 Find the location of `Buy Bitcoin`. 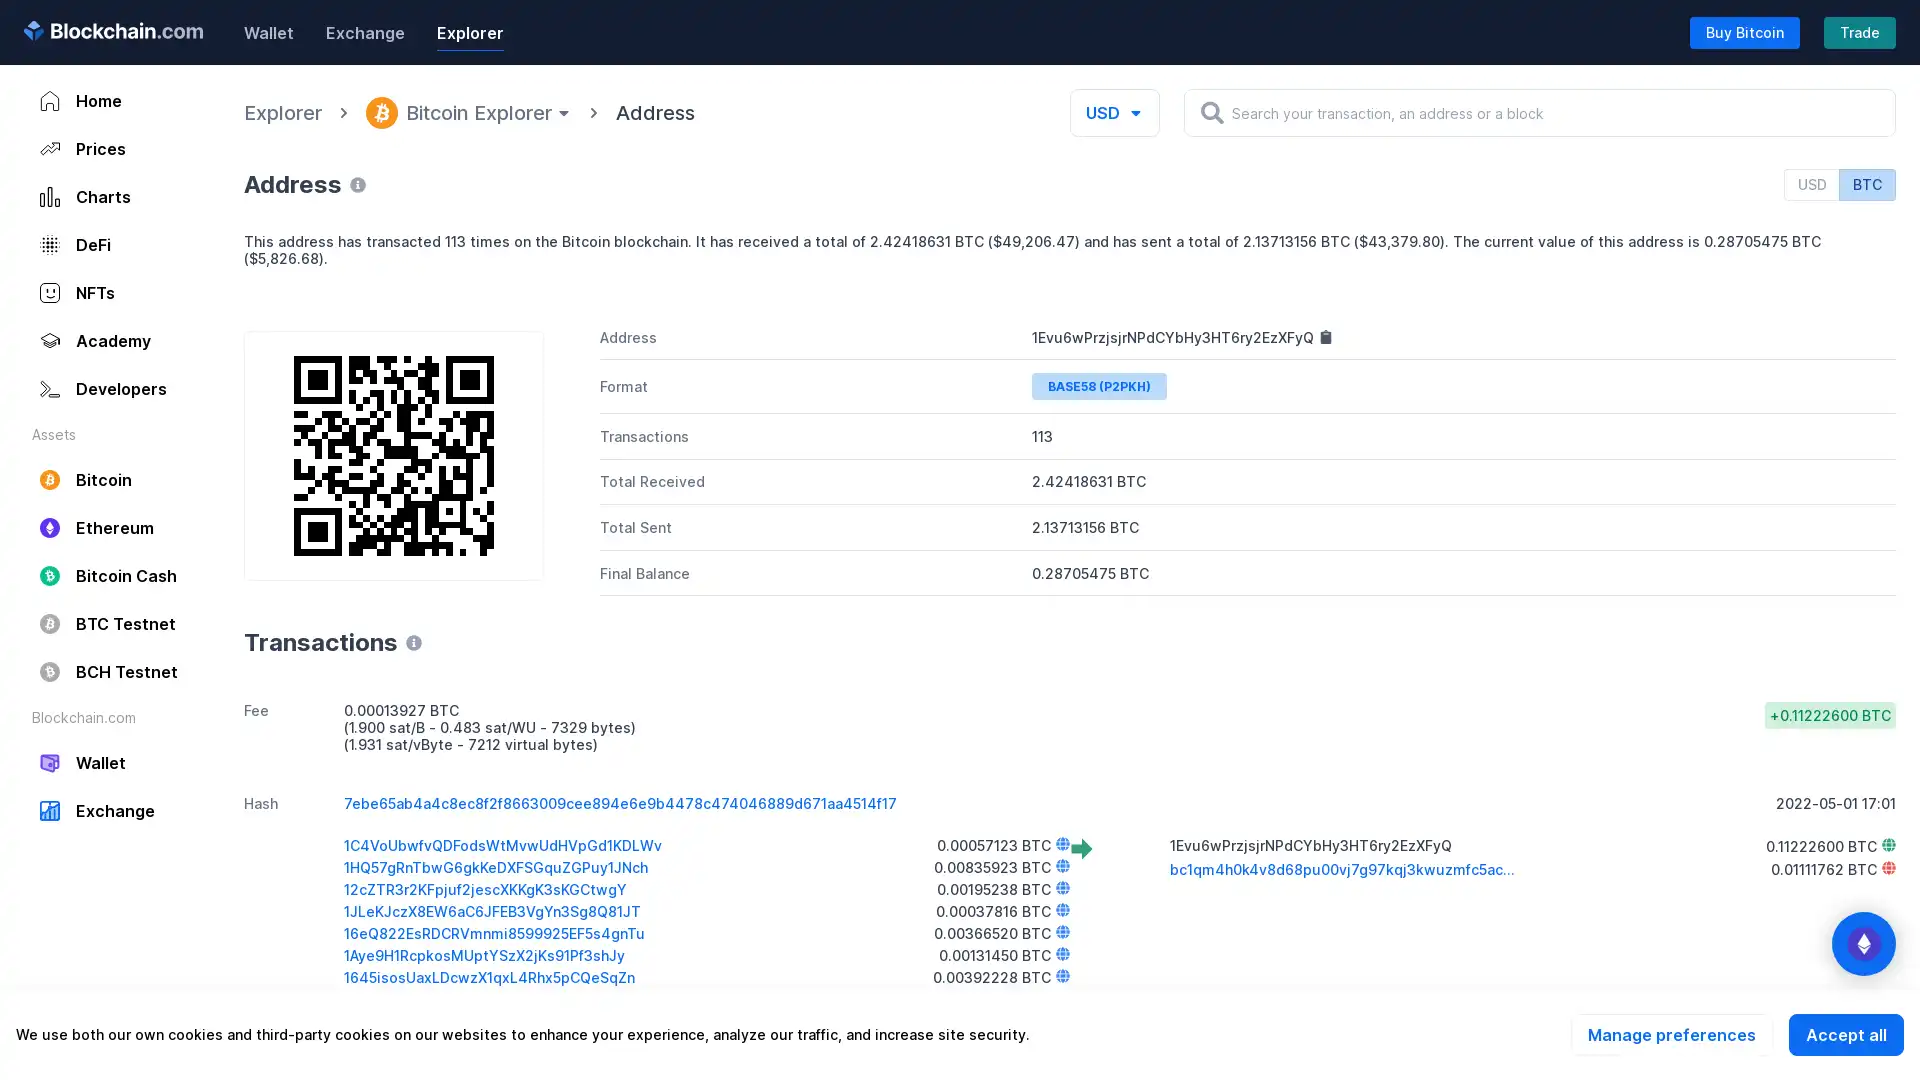

Buy Bitcoin is located at coordinates (1744, 31).